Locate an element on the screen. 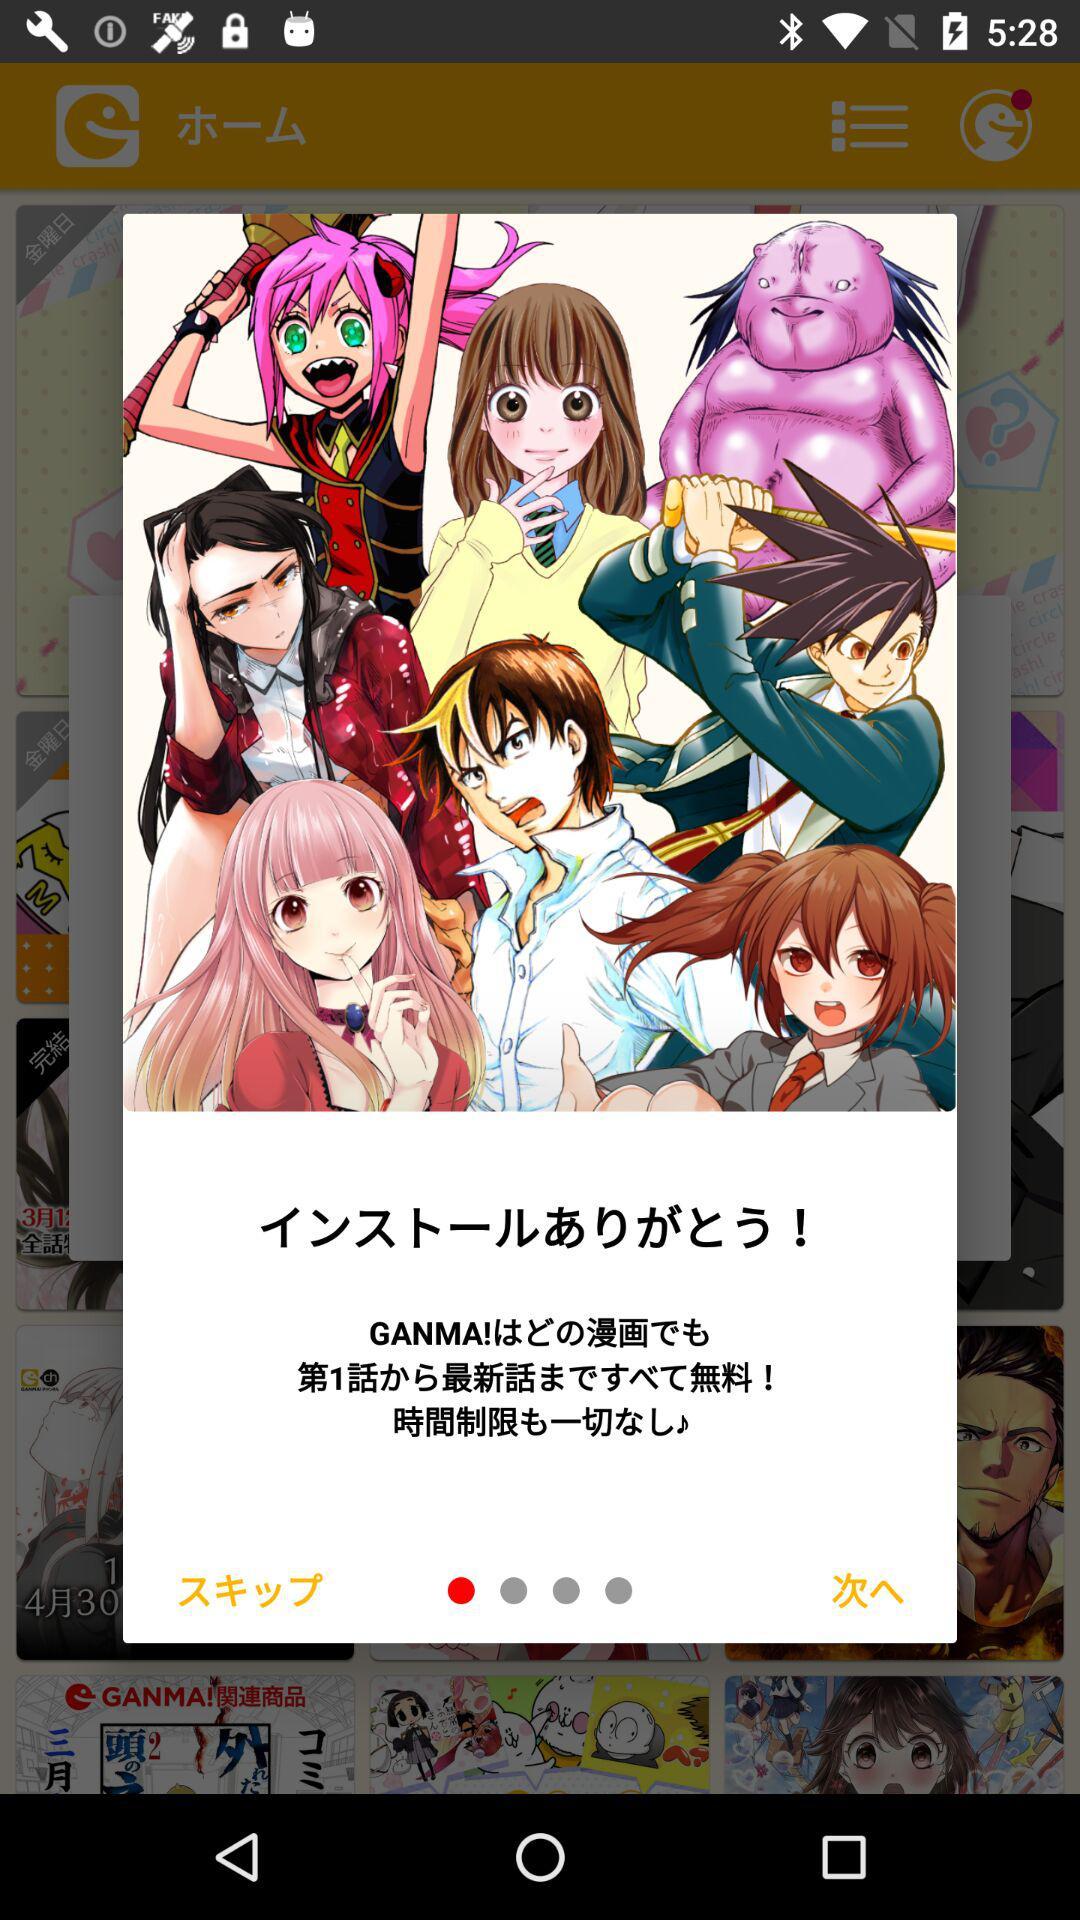 This screenshot has height=1920, width=1080. last picture is located at coordinates (617, 1589).